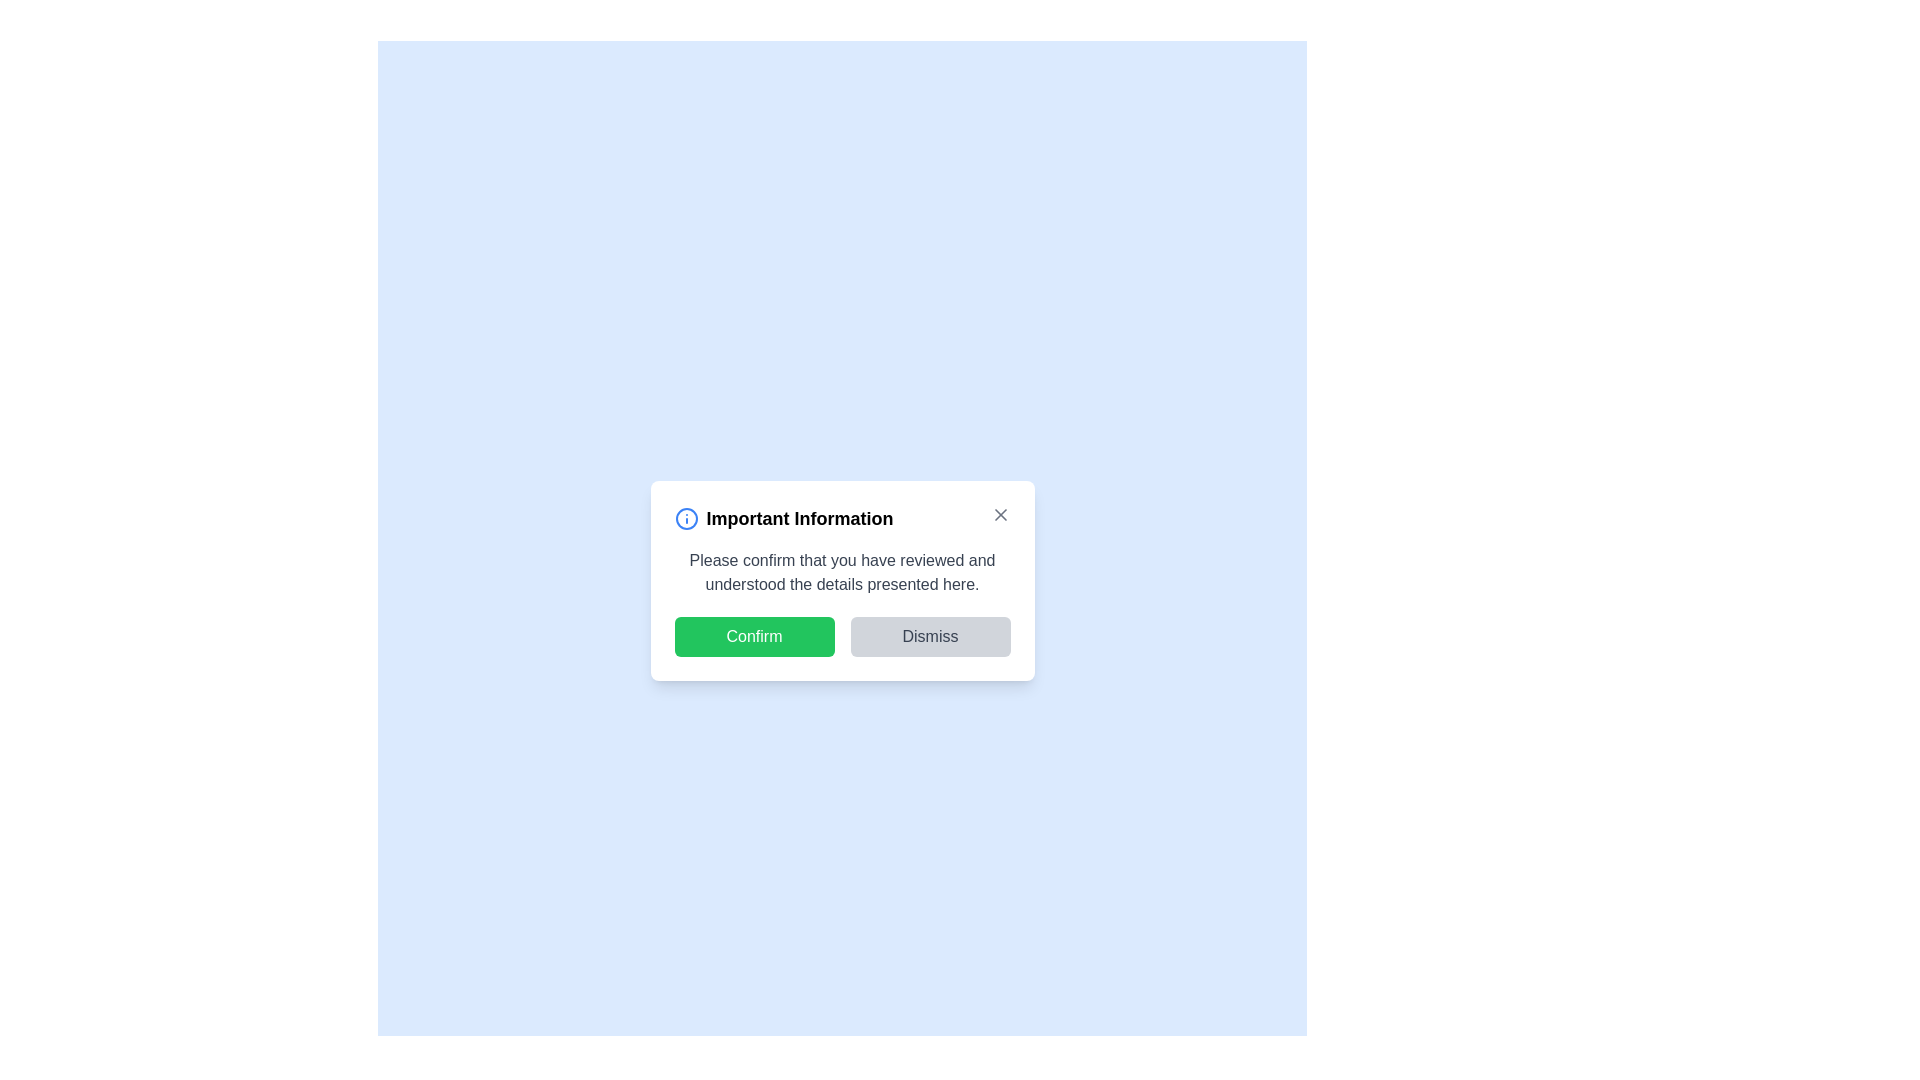 The height and width of the screenshot is (1080, 1920). What do you see at coordinates (1000, 514) in the screenshot?
I see `the Close Icon located at the upper-right corner of the modal dialog box` at bounding box center [1000, 514].